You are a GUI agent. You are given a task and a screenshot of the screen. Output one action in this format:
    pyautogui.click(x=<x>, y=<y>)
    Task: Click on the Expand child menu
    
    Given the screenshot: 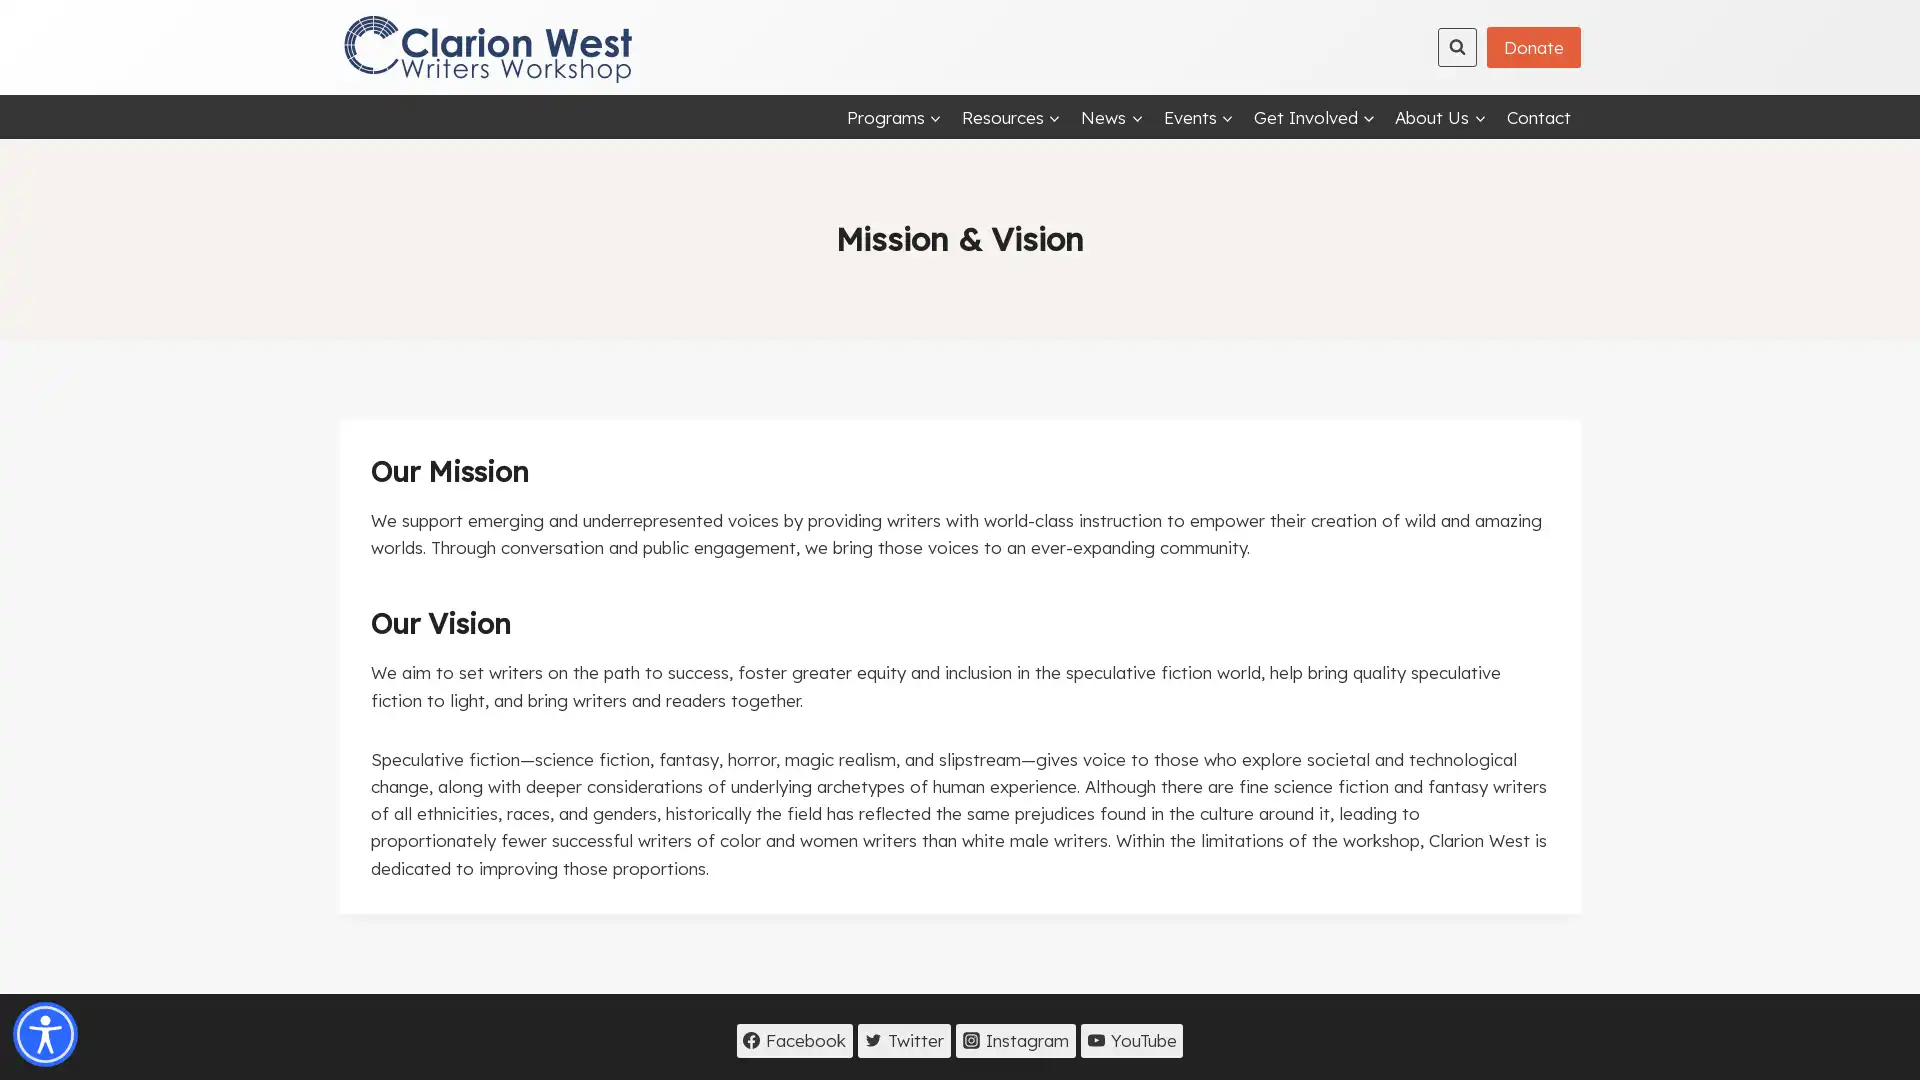 What is the action you would take?
    pyautogui.click(x=892, y=116)
    